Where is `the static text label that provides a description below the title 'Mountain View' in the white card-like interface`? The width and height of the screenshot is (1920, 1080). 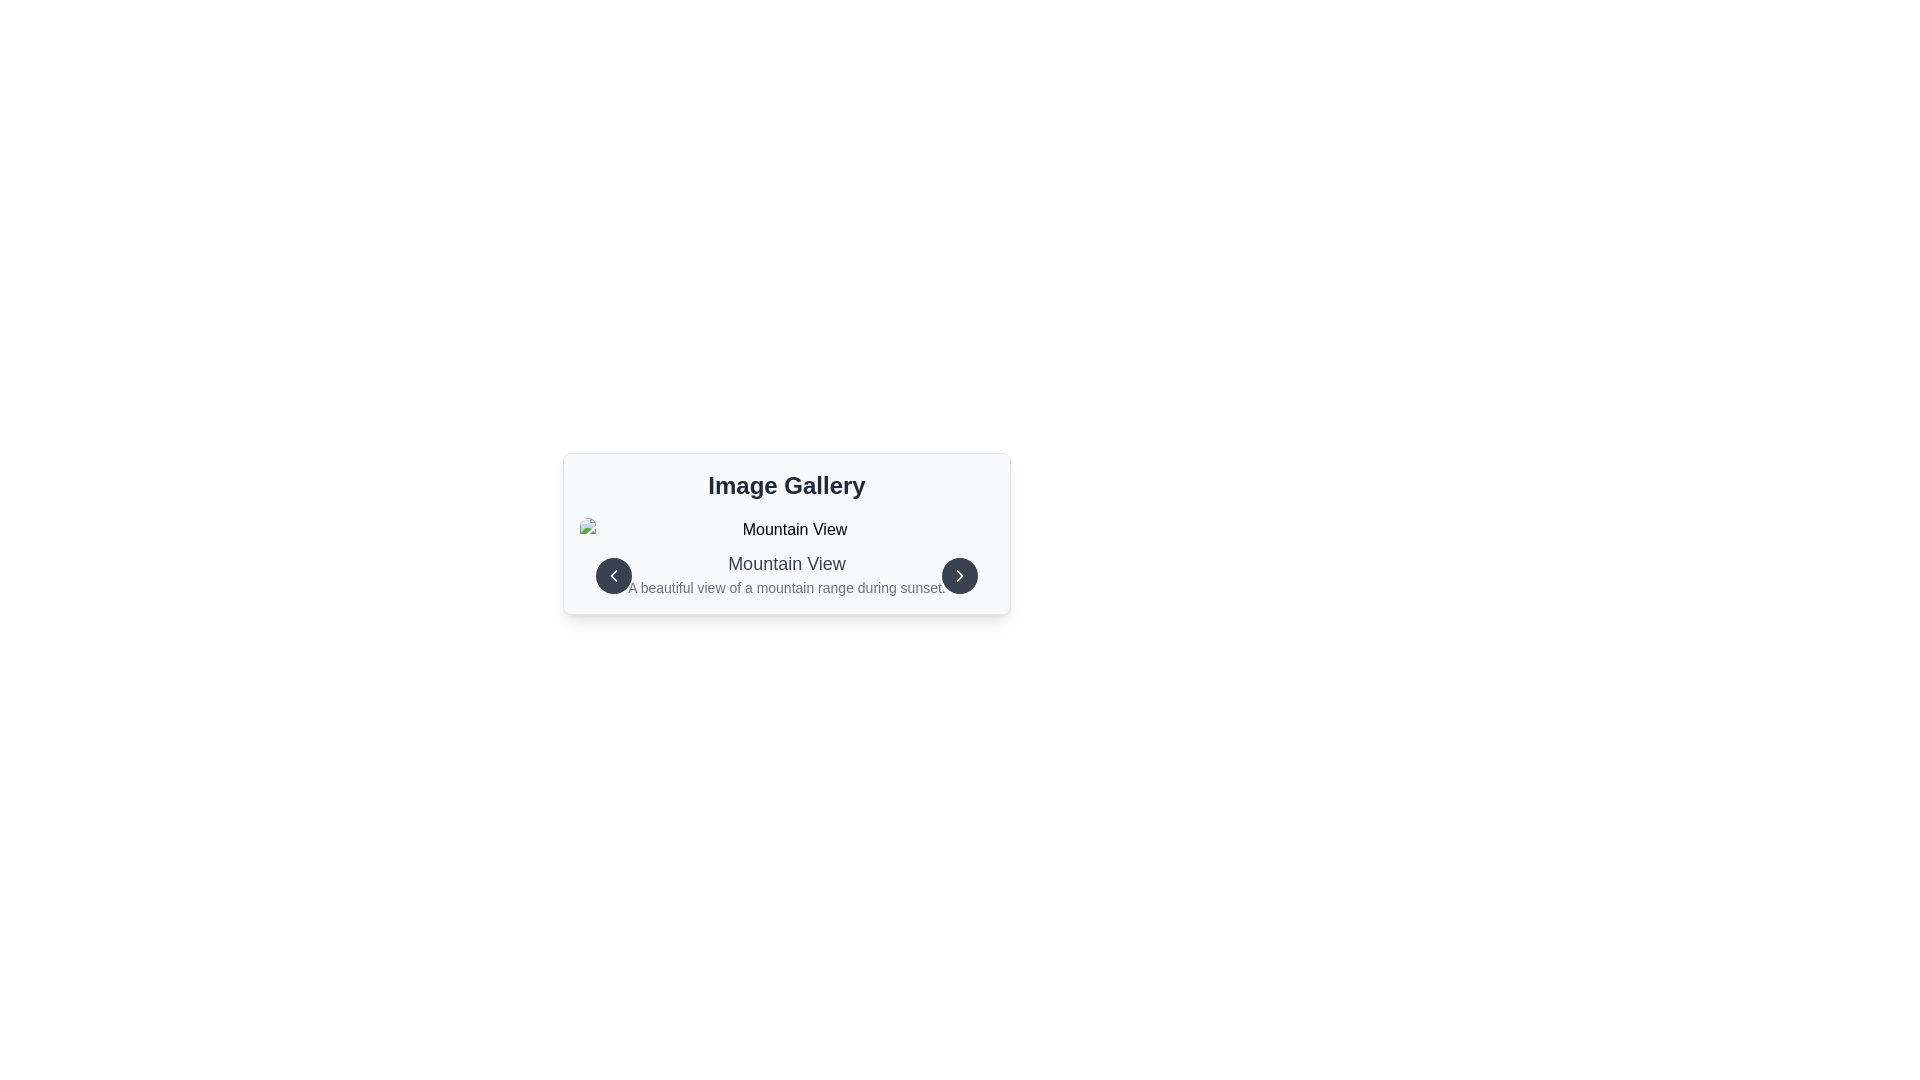
the static text label that provides a description below the title 'Mountain View' in the white card-like interface is located at coordinates (786, 586).